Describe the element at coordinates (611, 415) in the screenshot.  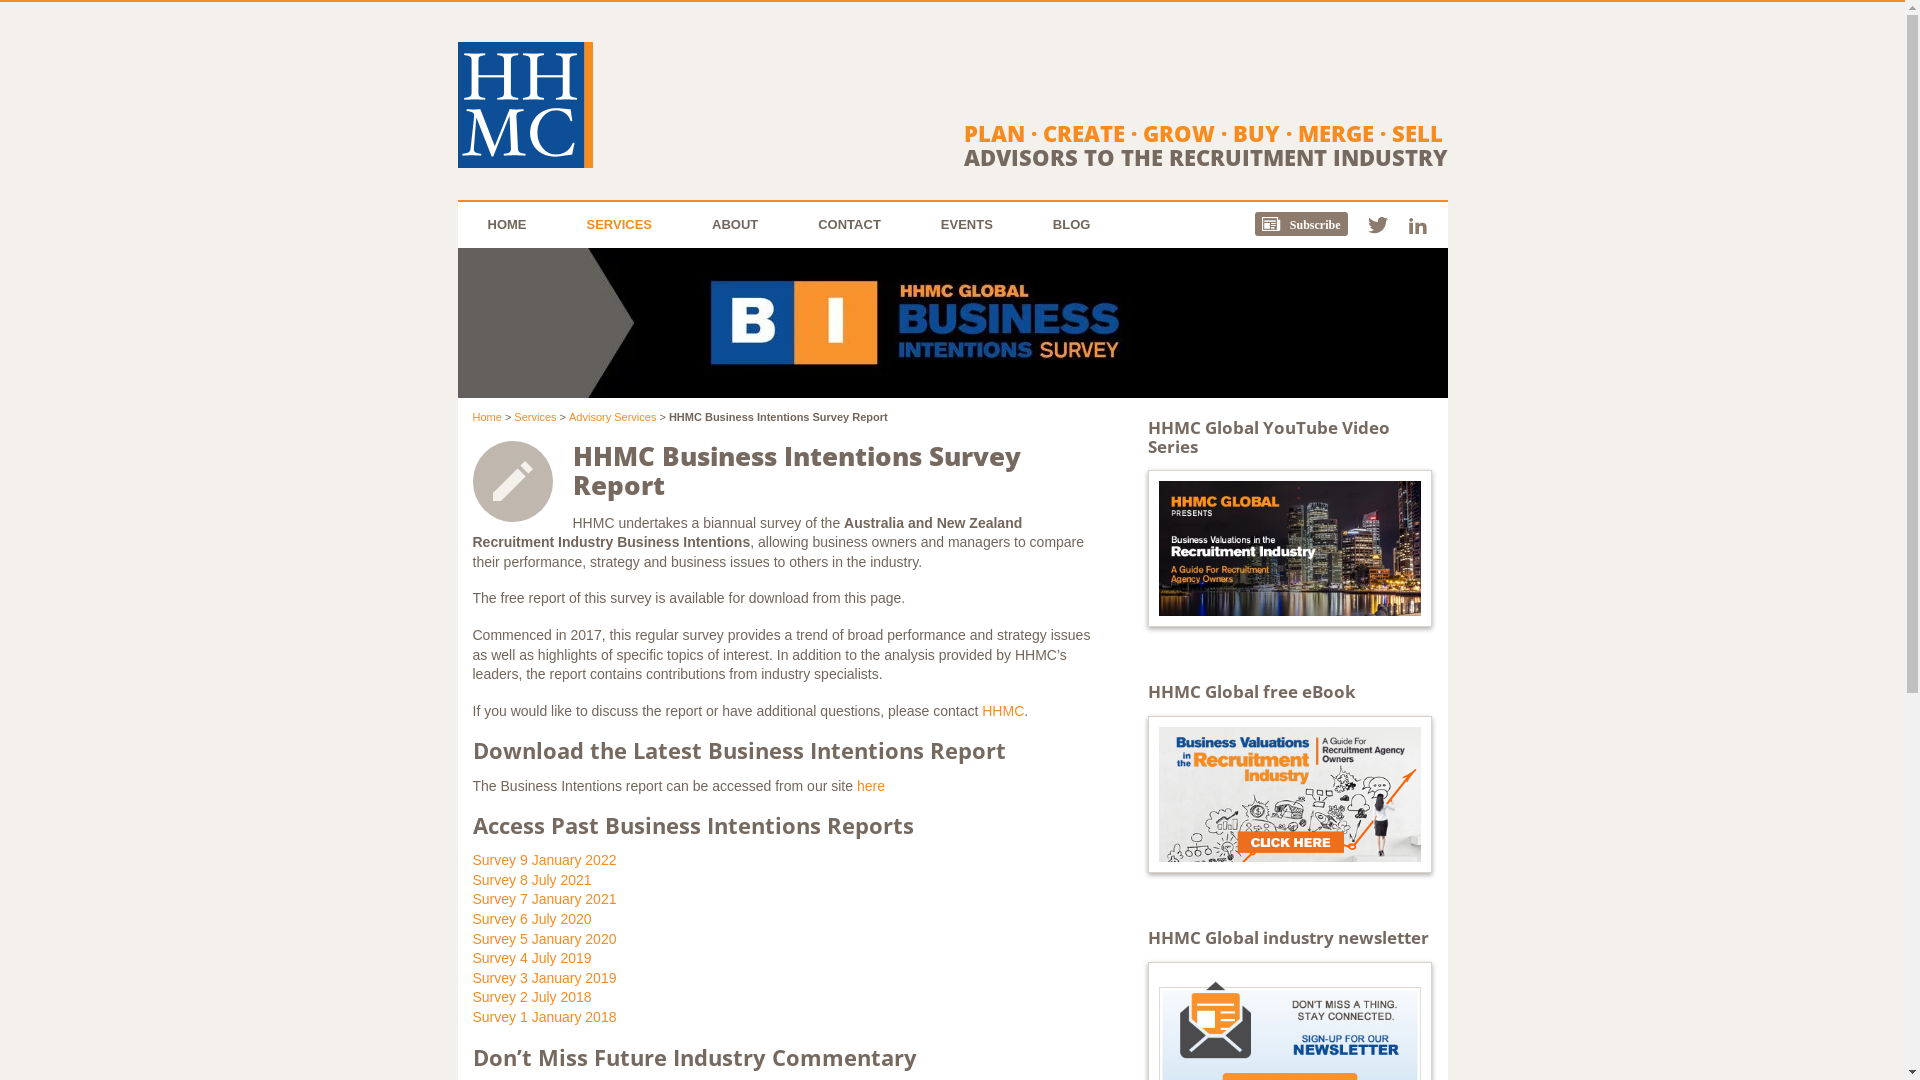
I see `'Advisory Services'` at that location.